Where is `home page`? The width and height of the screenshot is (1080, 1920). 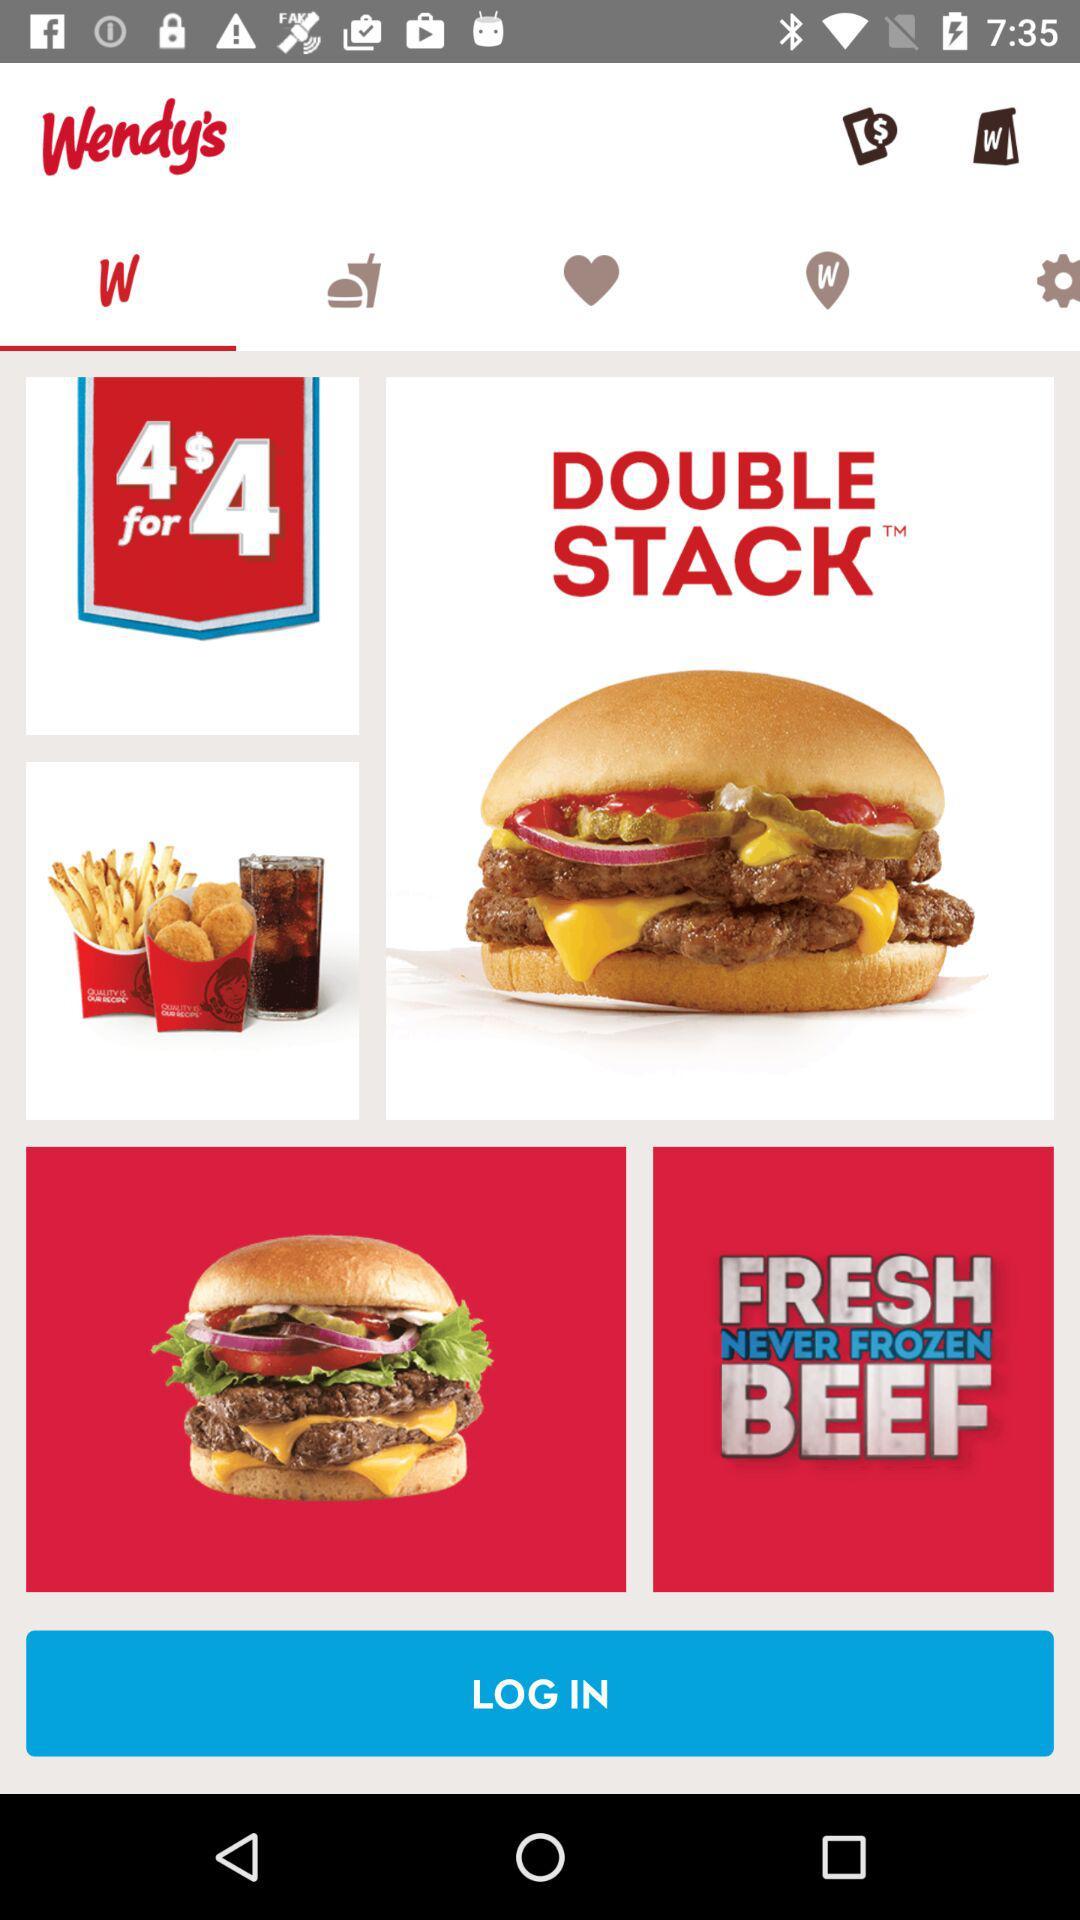 home page is located at coordinates (118, 279).